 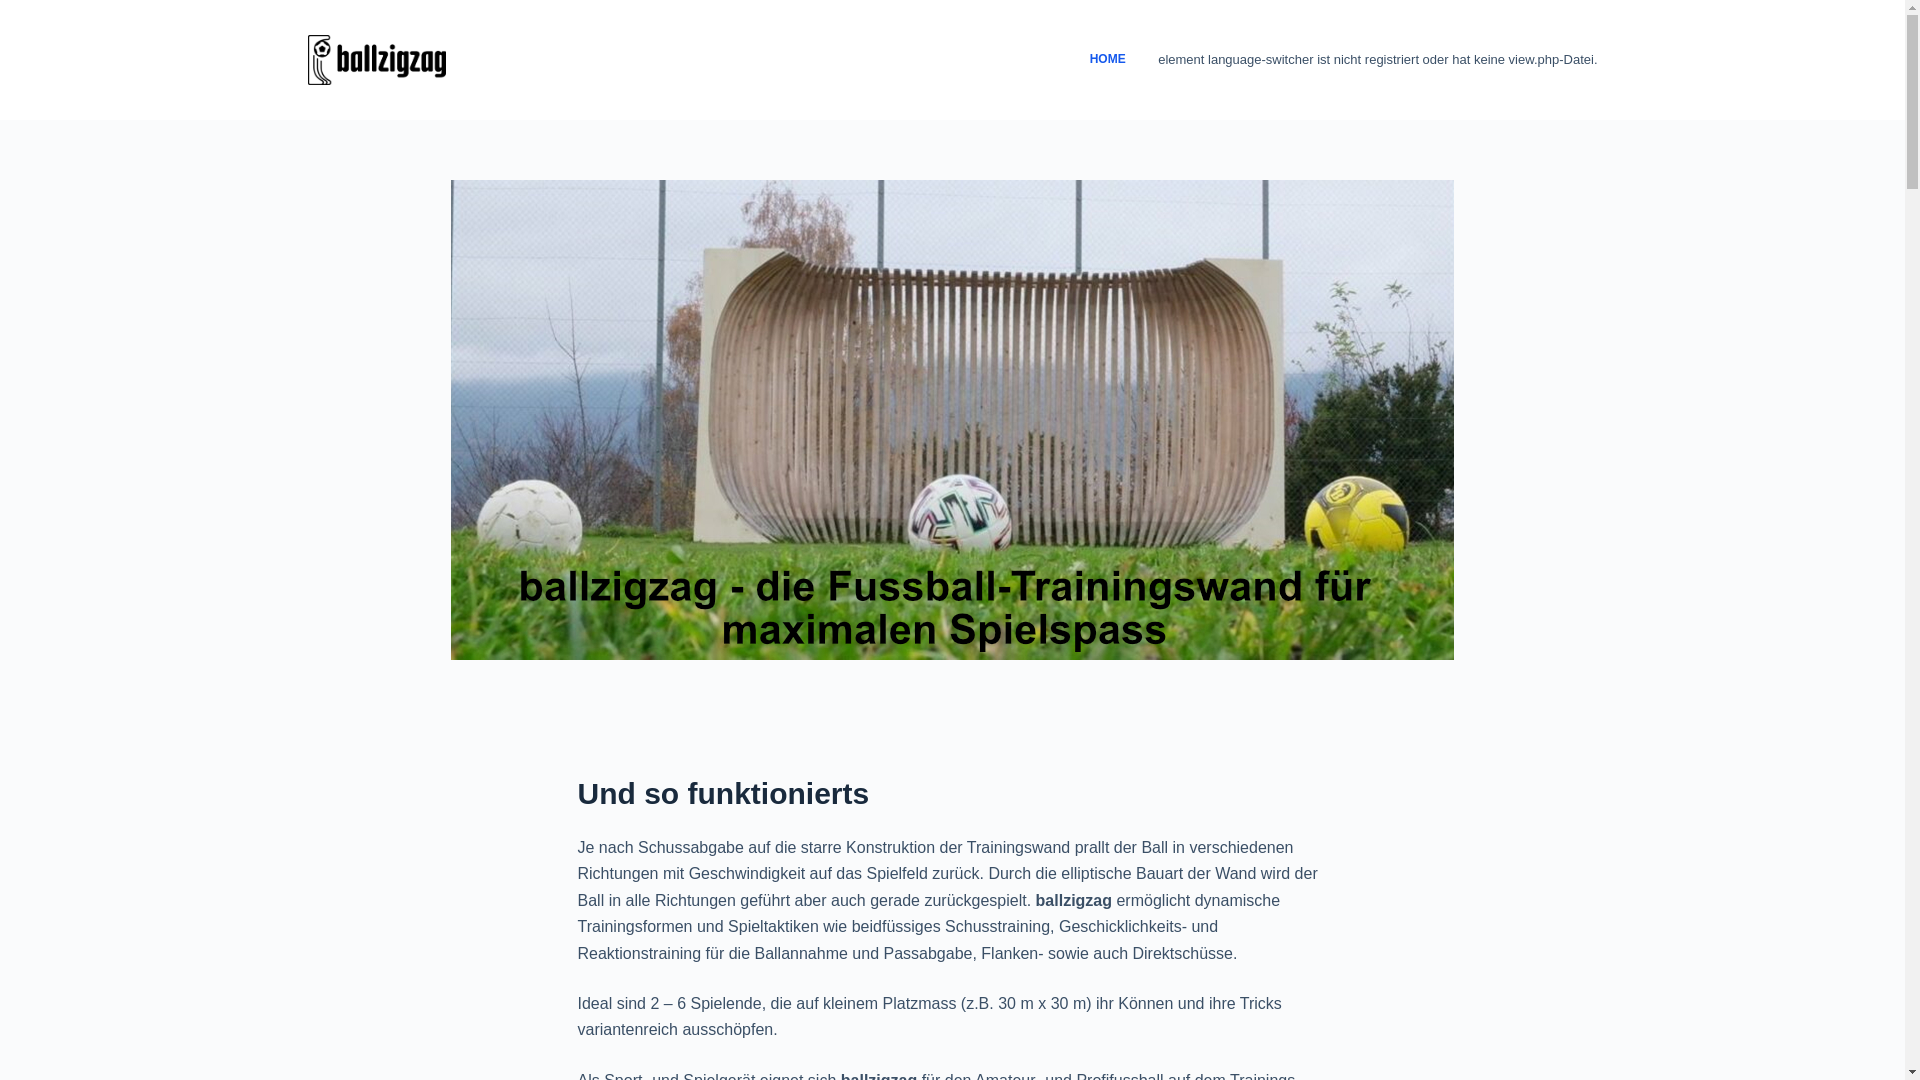 I want to click on 'Zum Inhalt springen', so click(x=19, y=10).